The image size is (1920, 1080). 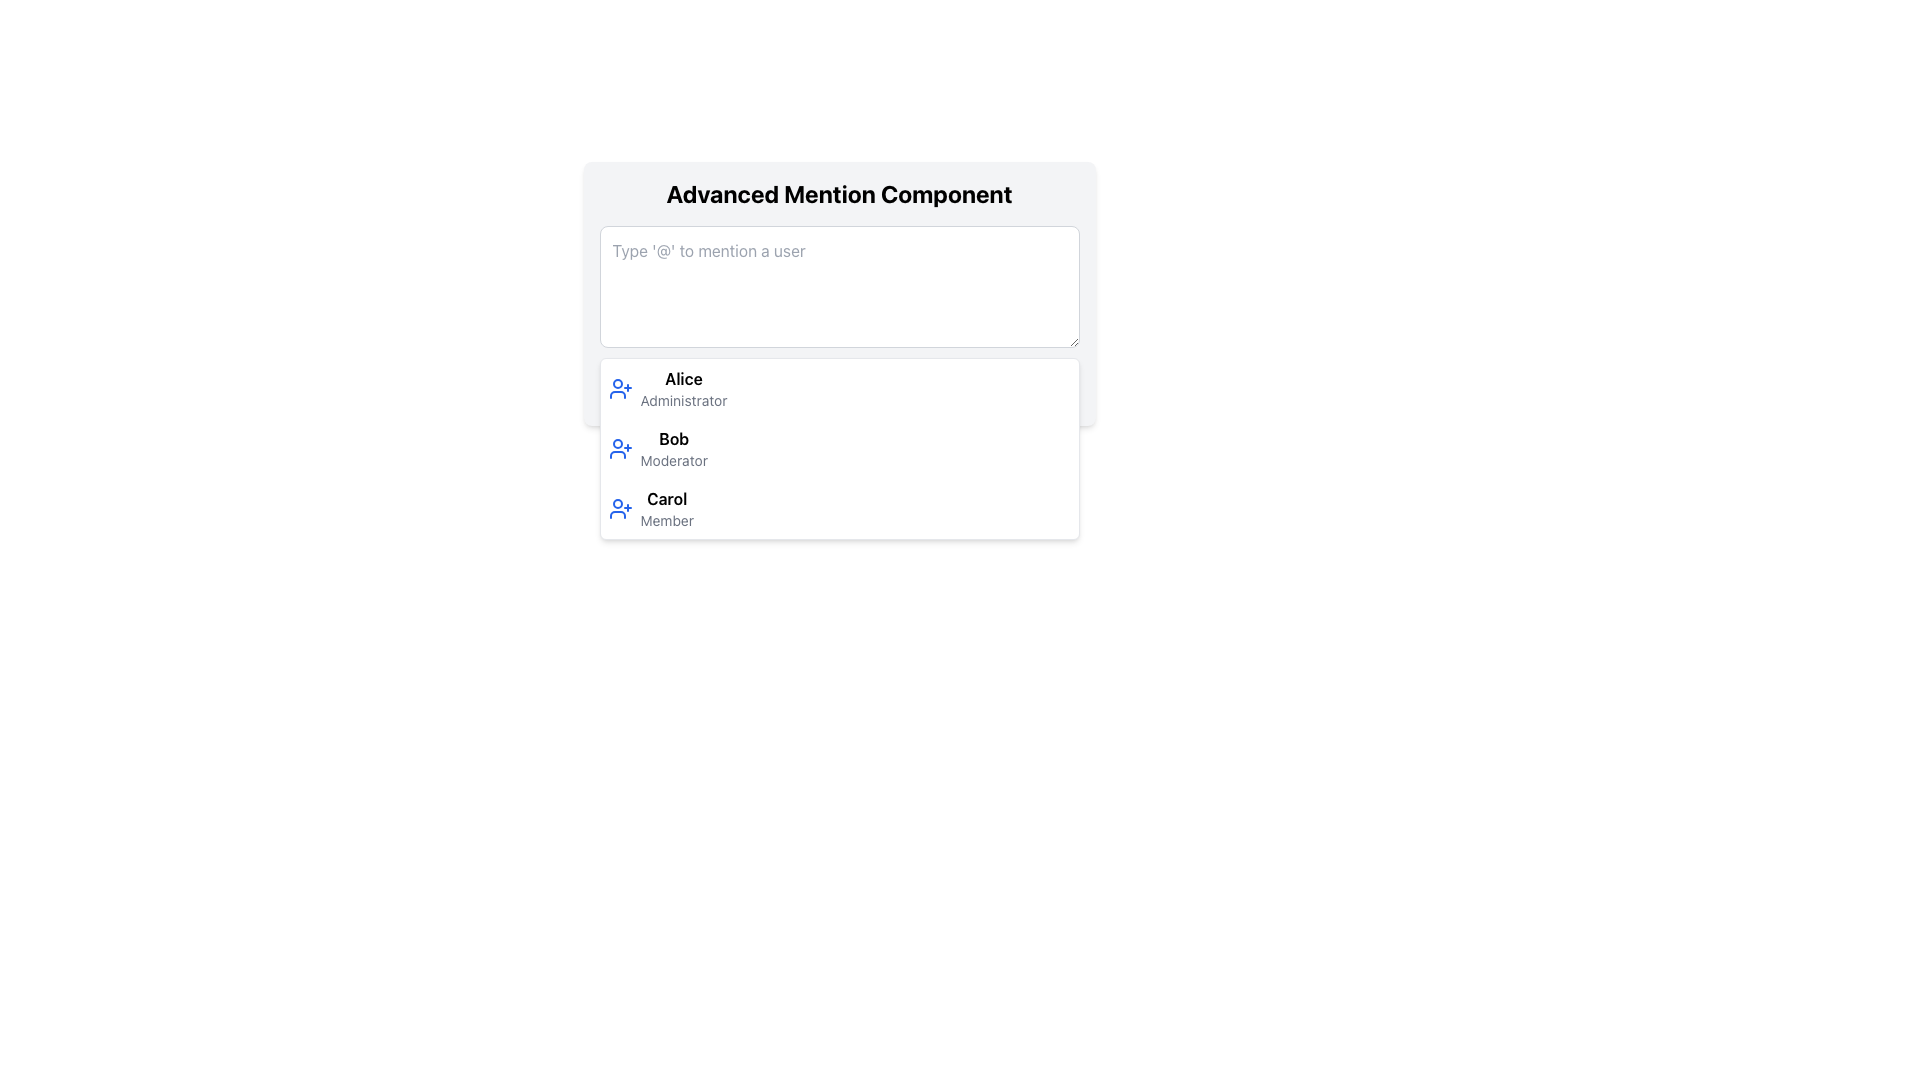 I want to click on the static text that presents the name of a selectable user in the dropdown menu, which is located at the top of the list, aligned with the person icon and above the role 'Administrator.', so click(x=683, y=378).